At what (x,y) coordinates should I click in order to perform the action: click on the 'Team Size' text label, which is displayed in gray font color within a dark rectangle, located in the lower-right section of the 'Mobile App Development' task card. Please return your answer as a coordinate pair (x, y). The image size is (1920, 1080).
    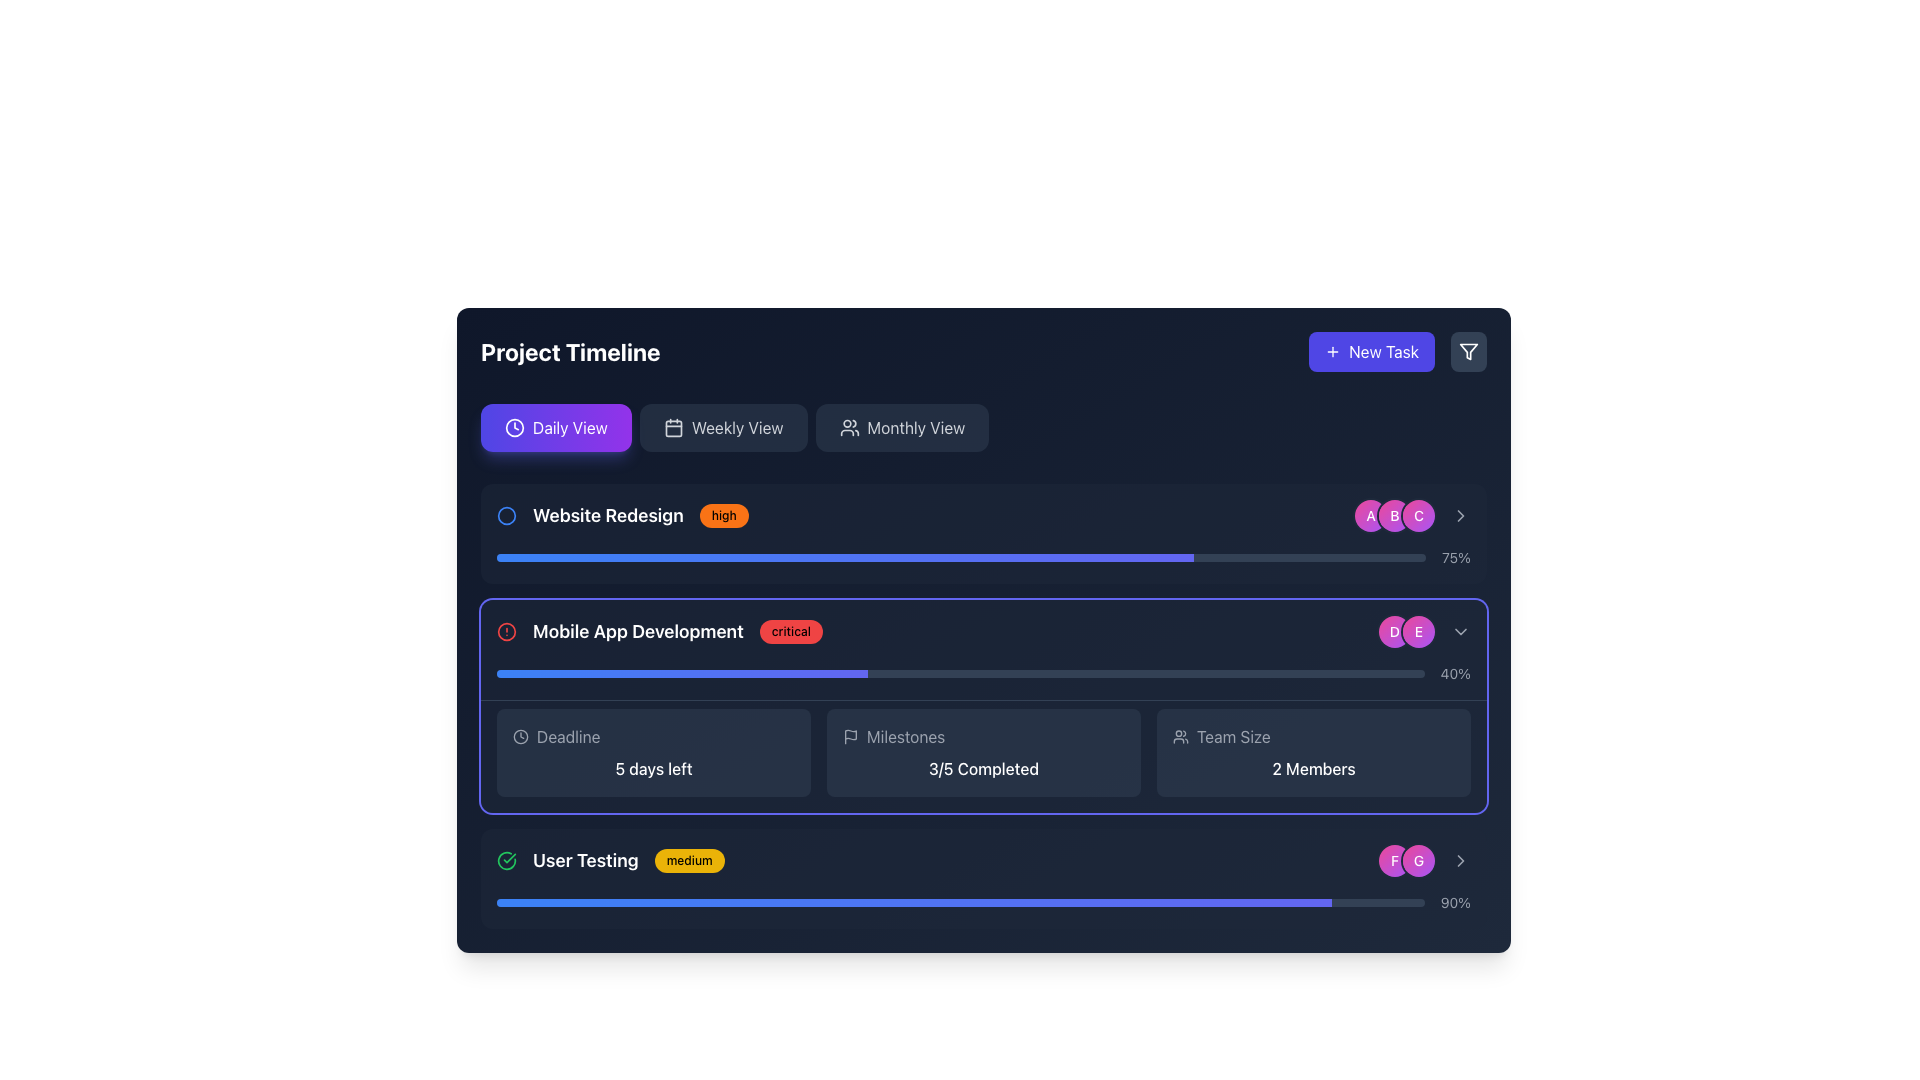
    Looking at the image, I should click on (1232, 736).